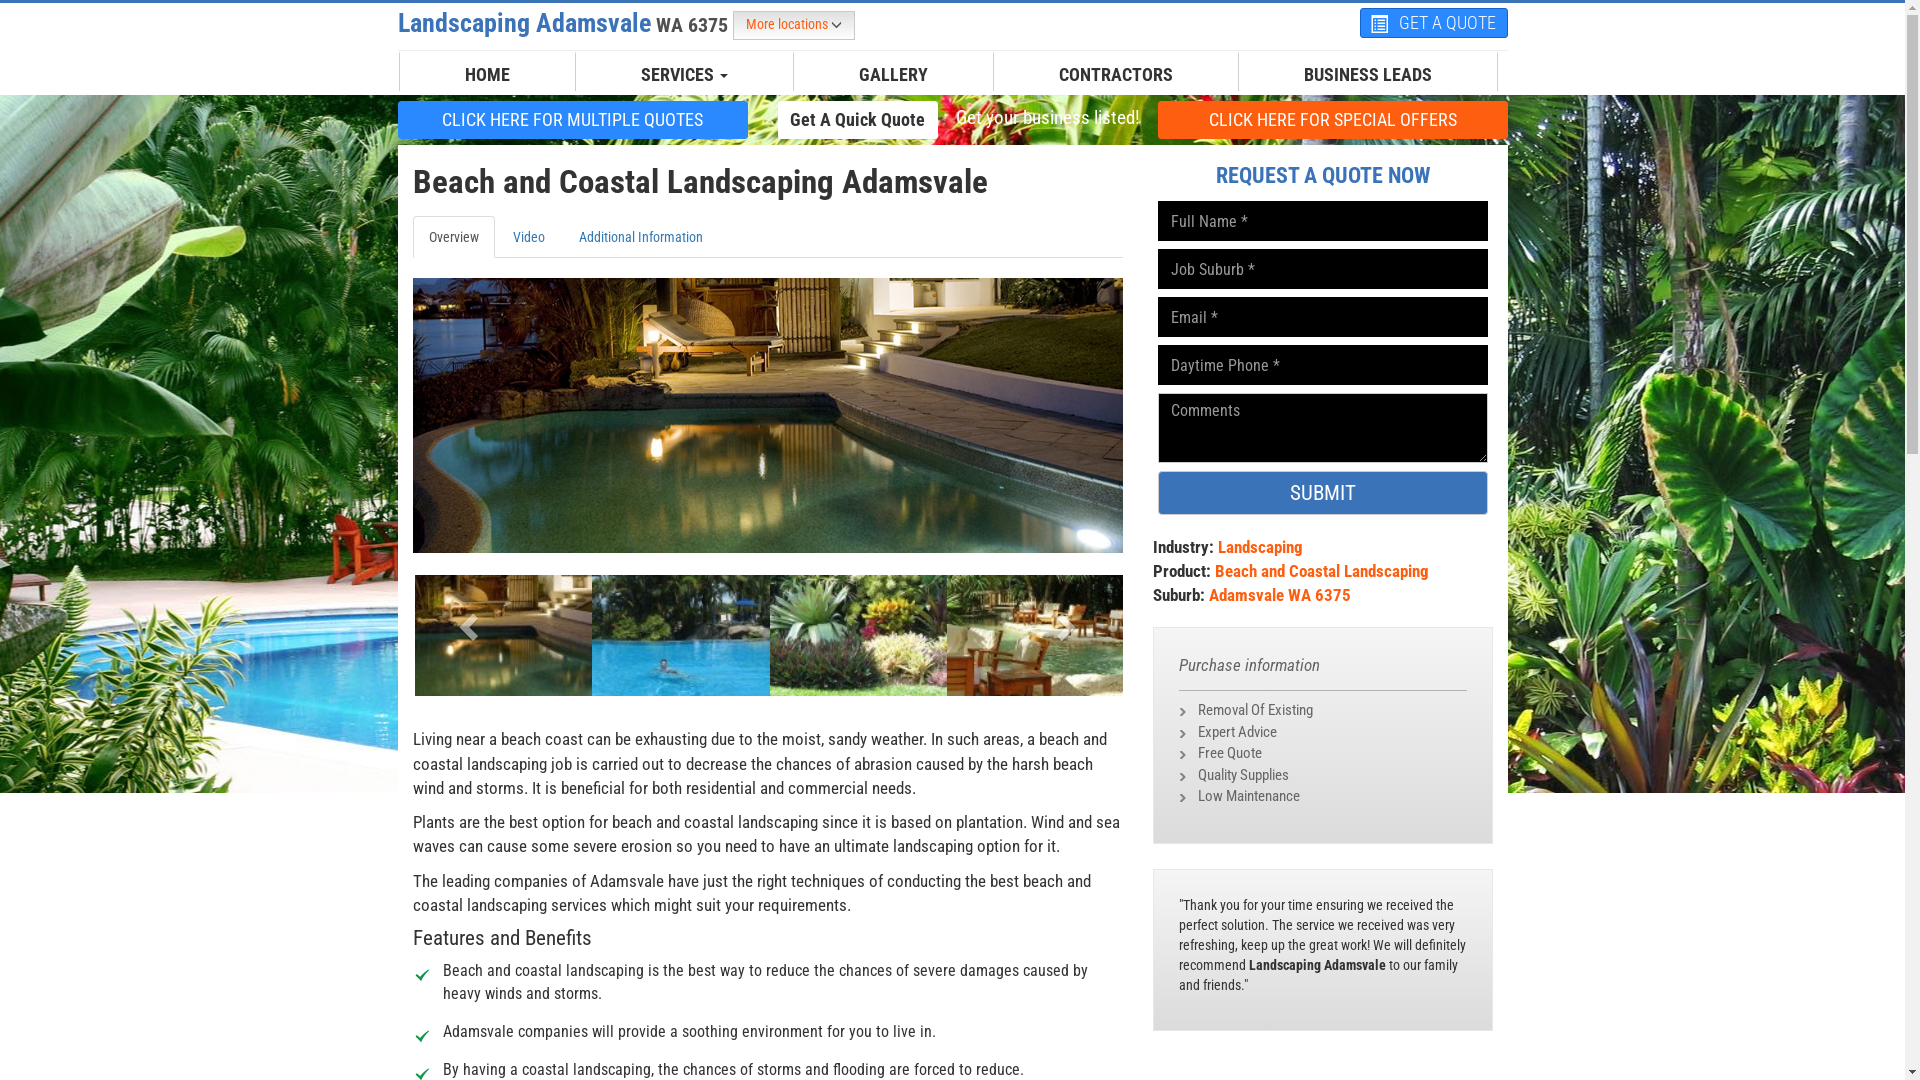  Describe the element at coordinates (684, 73) in the screenshot. I see `'SERVICES'` at that location.